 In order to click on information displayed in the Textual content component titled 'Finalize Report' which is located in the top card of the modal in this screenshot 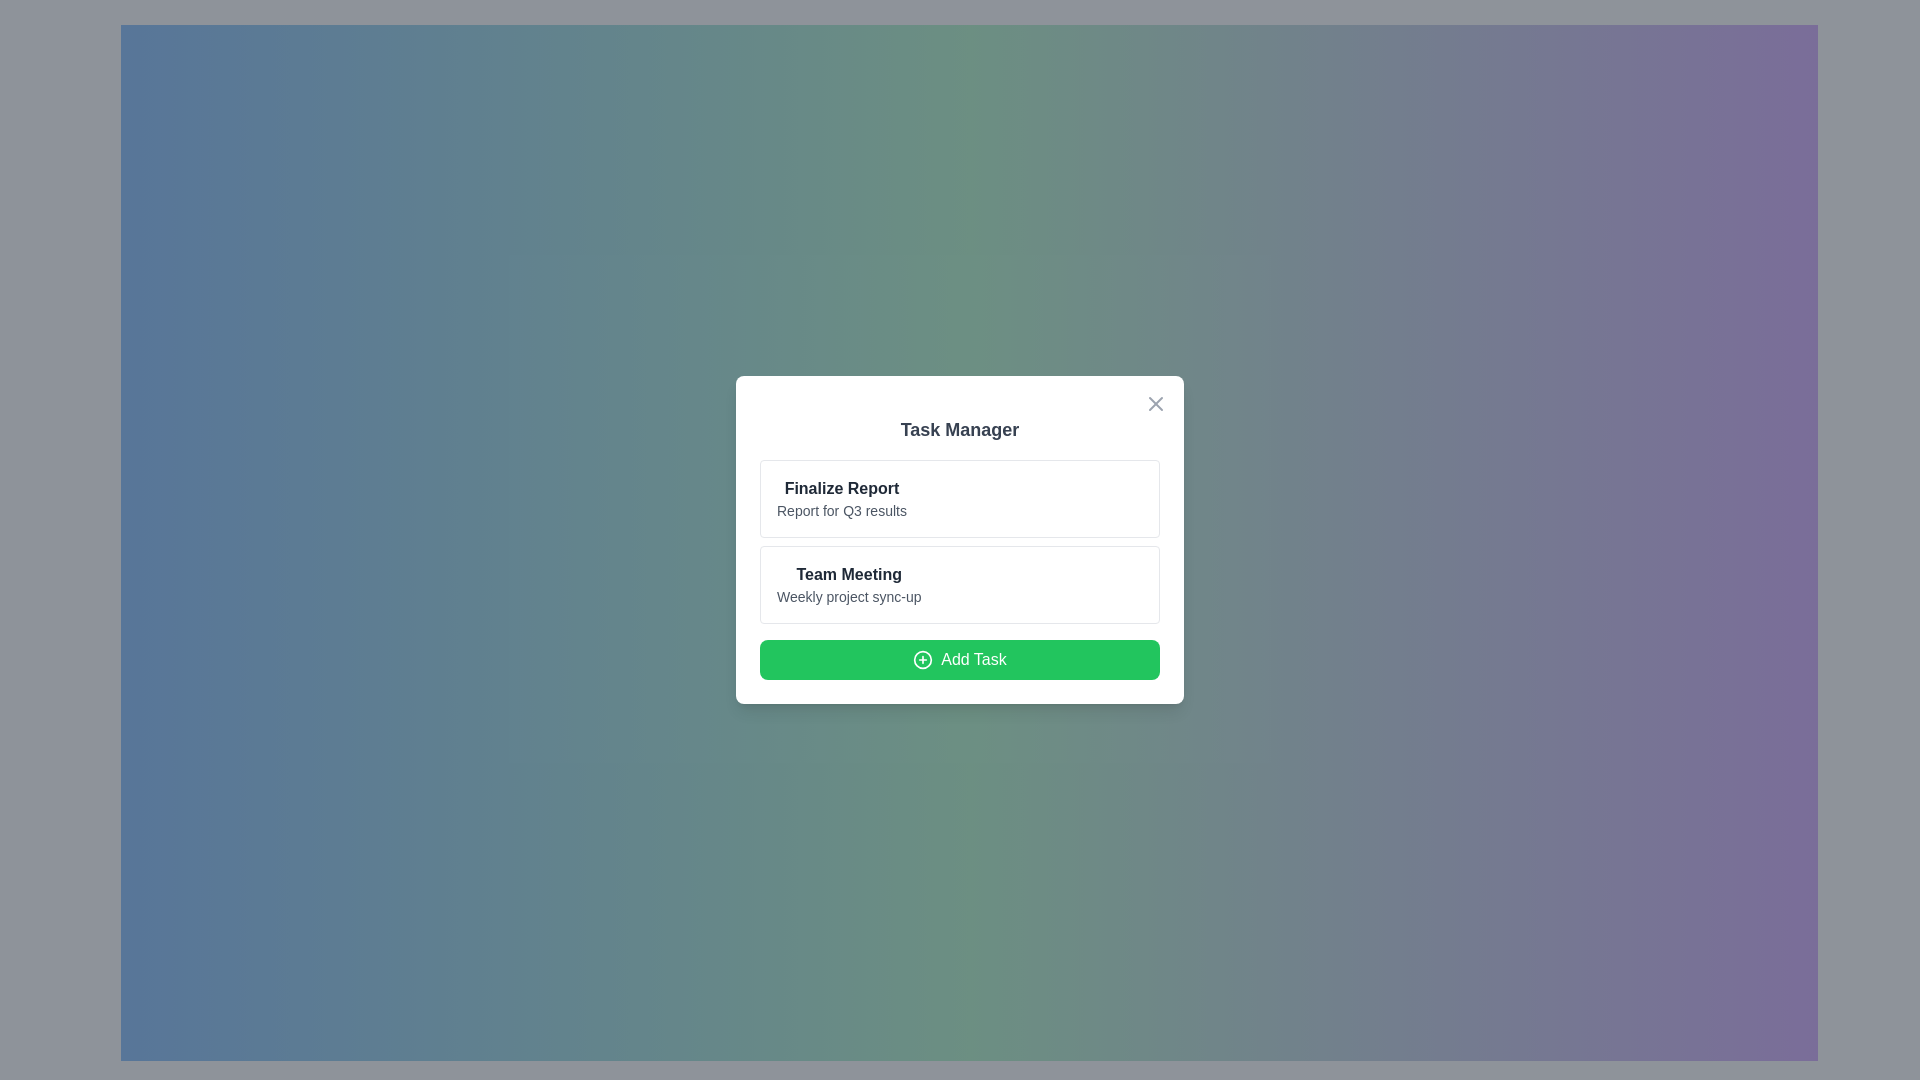, I will do `click(841, 497)`.